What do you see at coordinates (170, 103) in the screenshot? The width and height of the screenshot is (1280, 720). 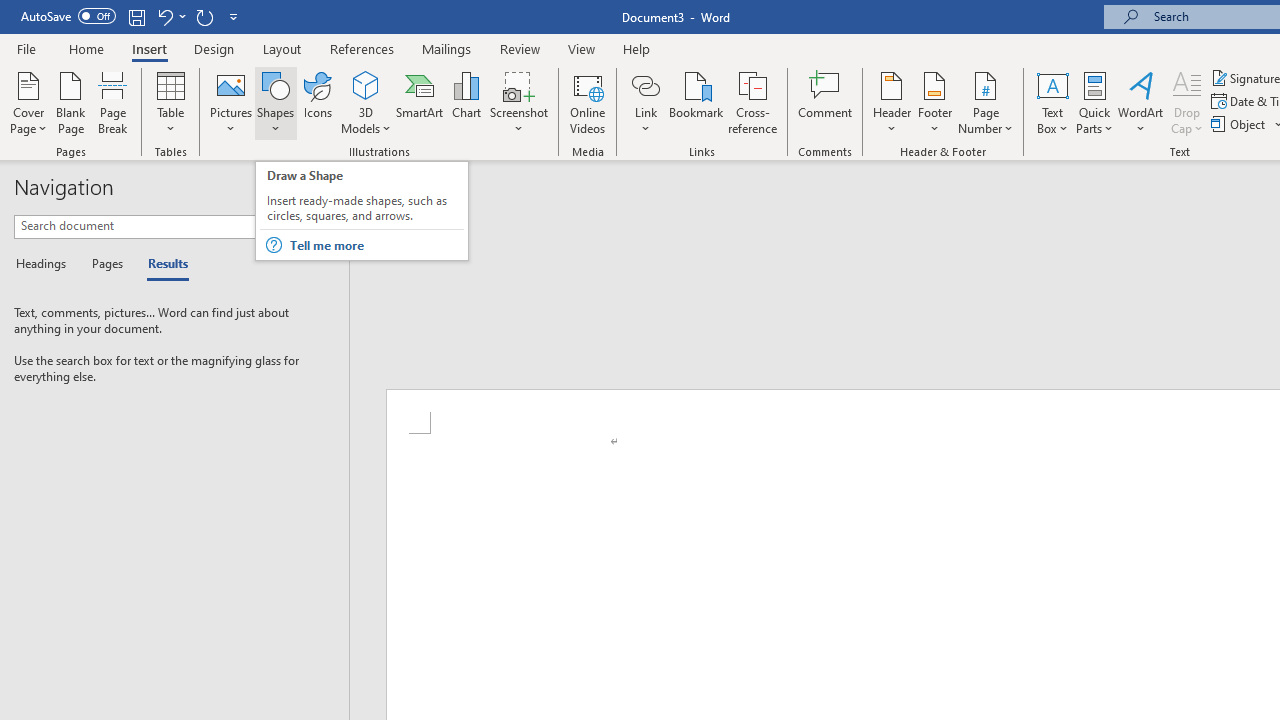 I see `'Table'` at bounding box center [170, 103].